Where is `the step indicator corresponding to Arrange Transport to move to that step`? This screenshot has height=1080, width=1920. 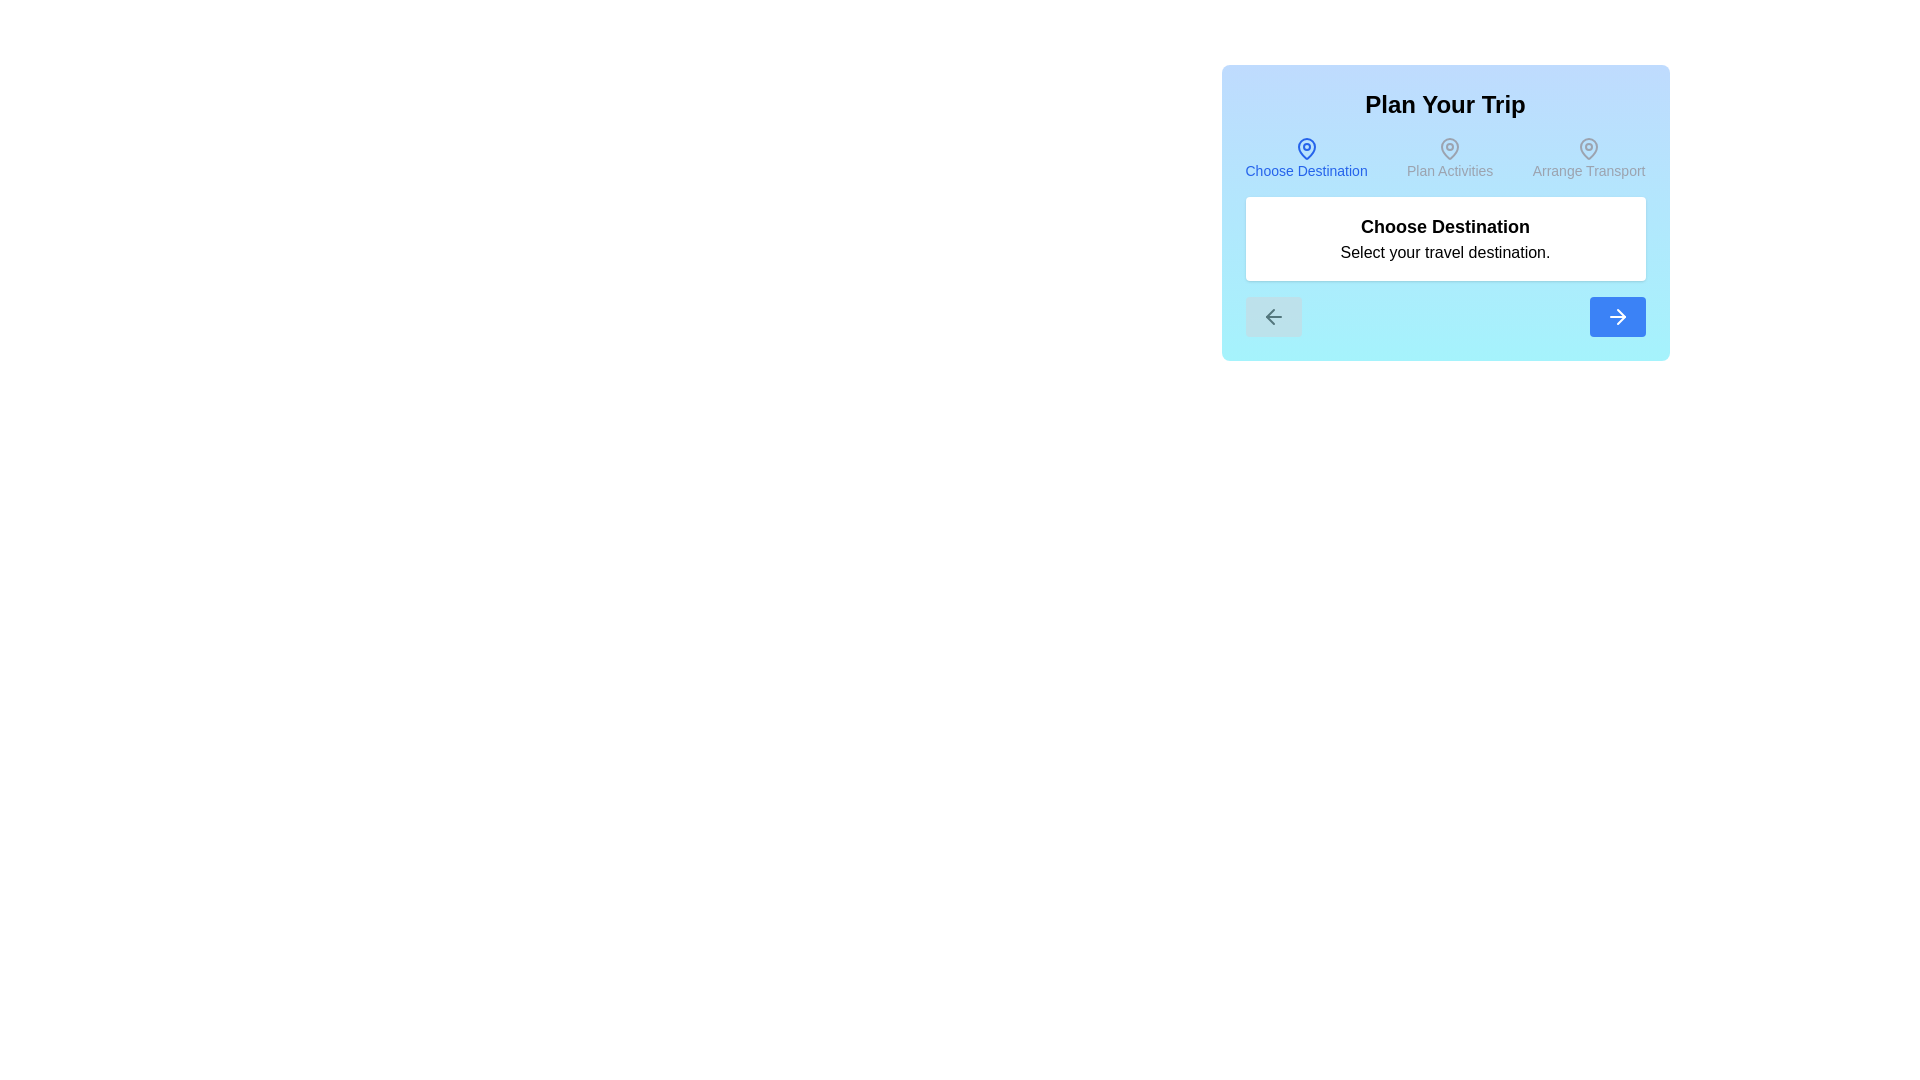
the step indicator corresponding to Arrange Transport to move to that step is located at coordinates (1587, 157).